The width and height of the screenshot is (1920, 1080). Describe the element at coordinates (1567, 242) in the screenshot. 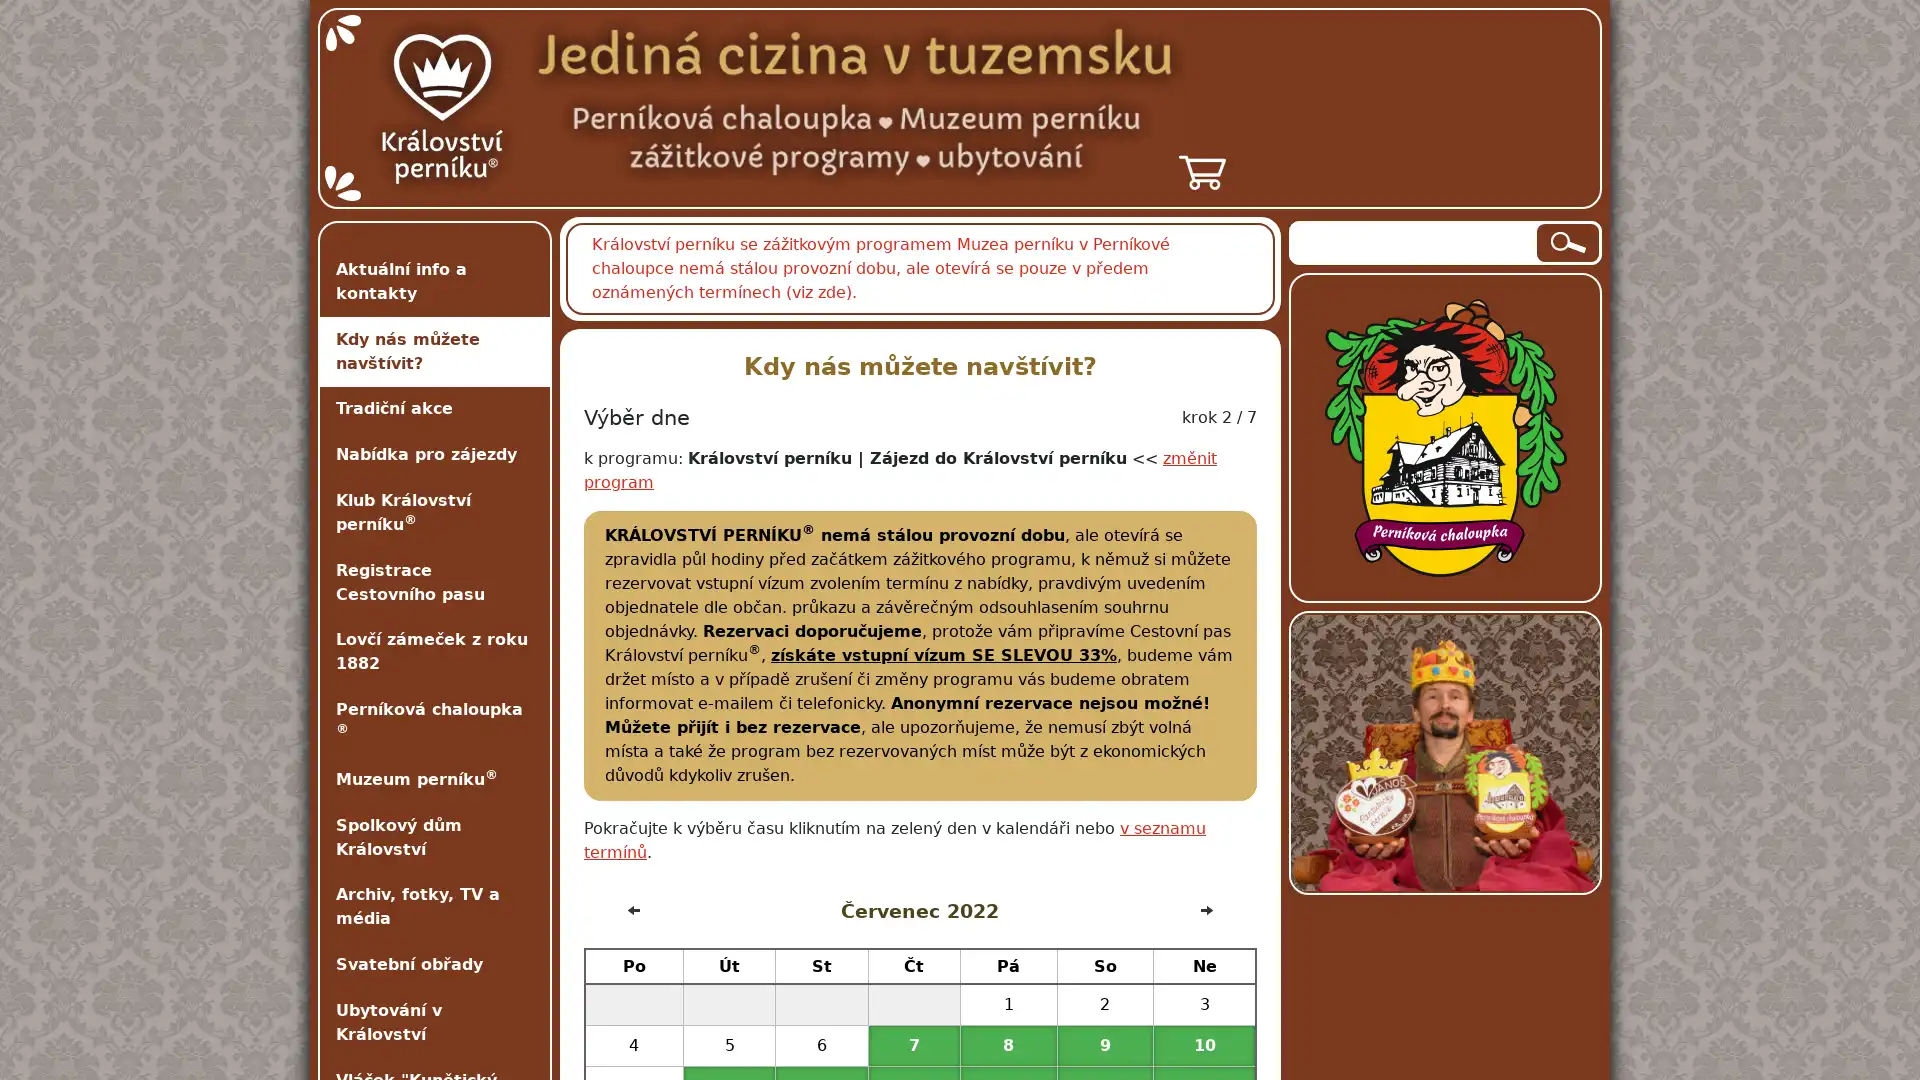

I see `Hledat` at that location.